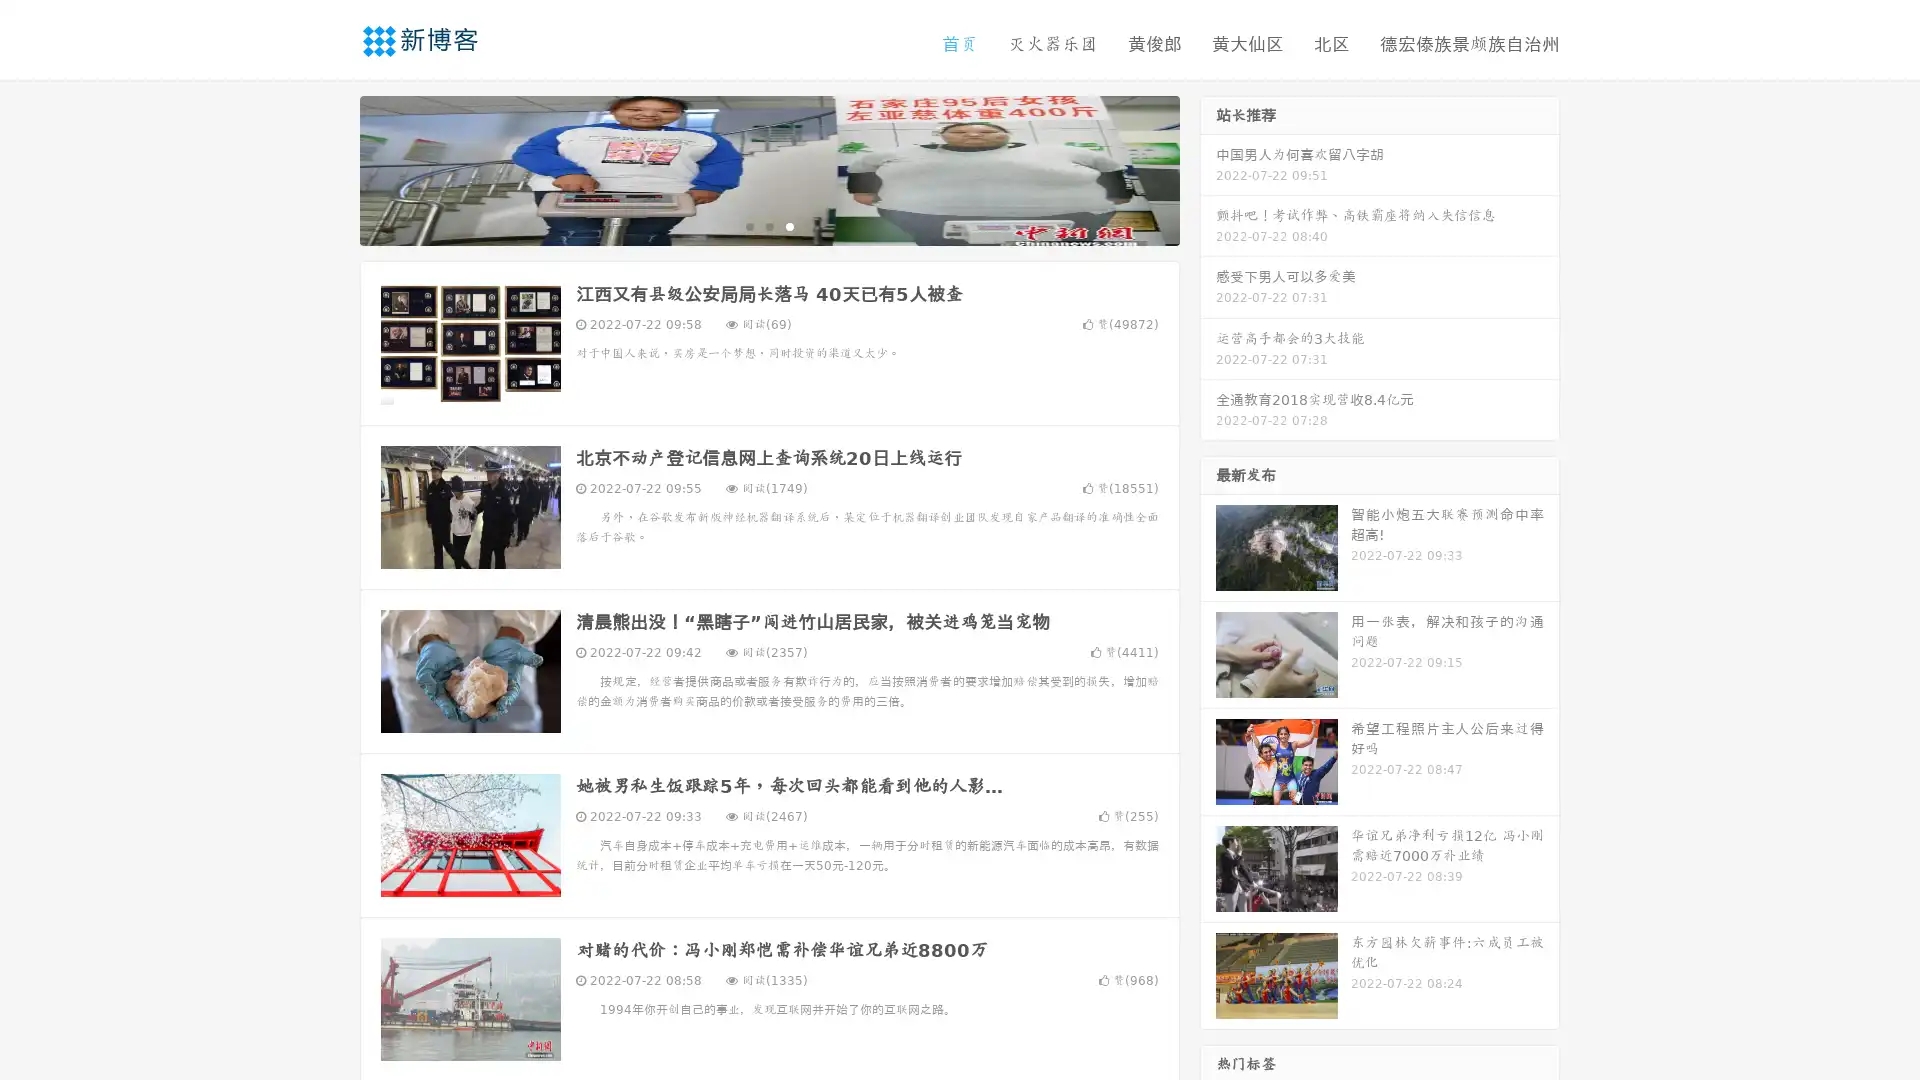 This screenshot has width=1920, height=1080. What do you see at coordinates (748, 225) in the screenshot?
I see `Go to slide 1` at bounding box center [748, 225].